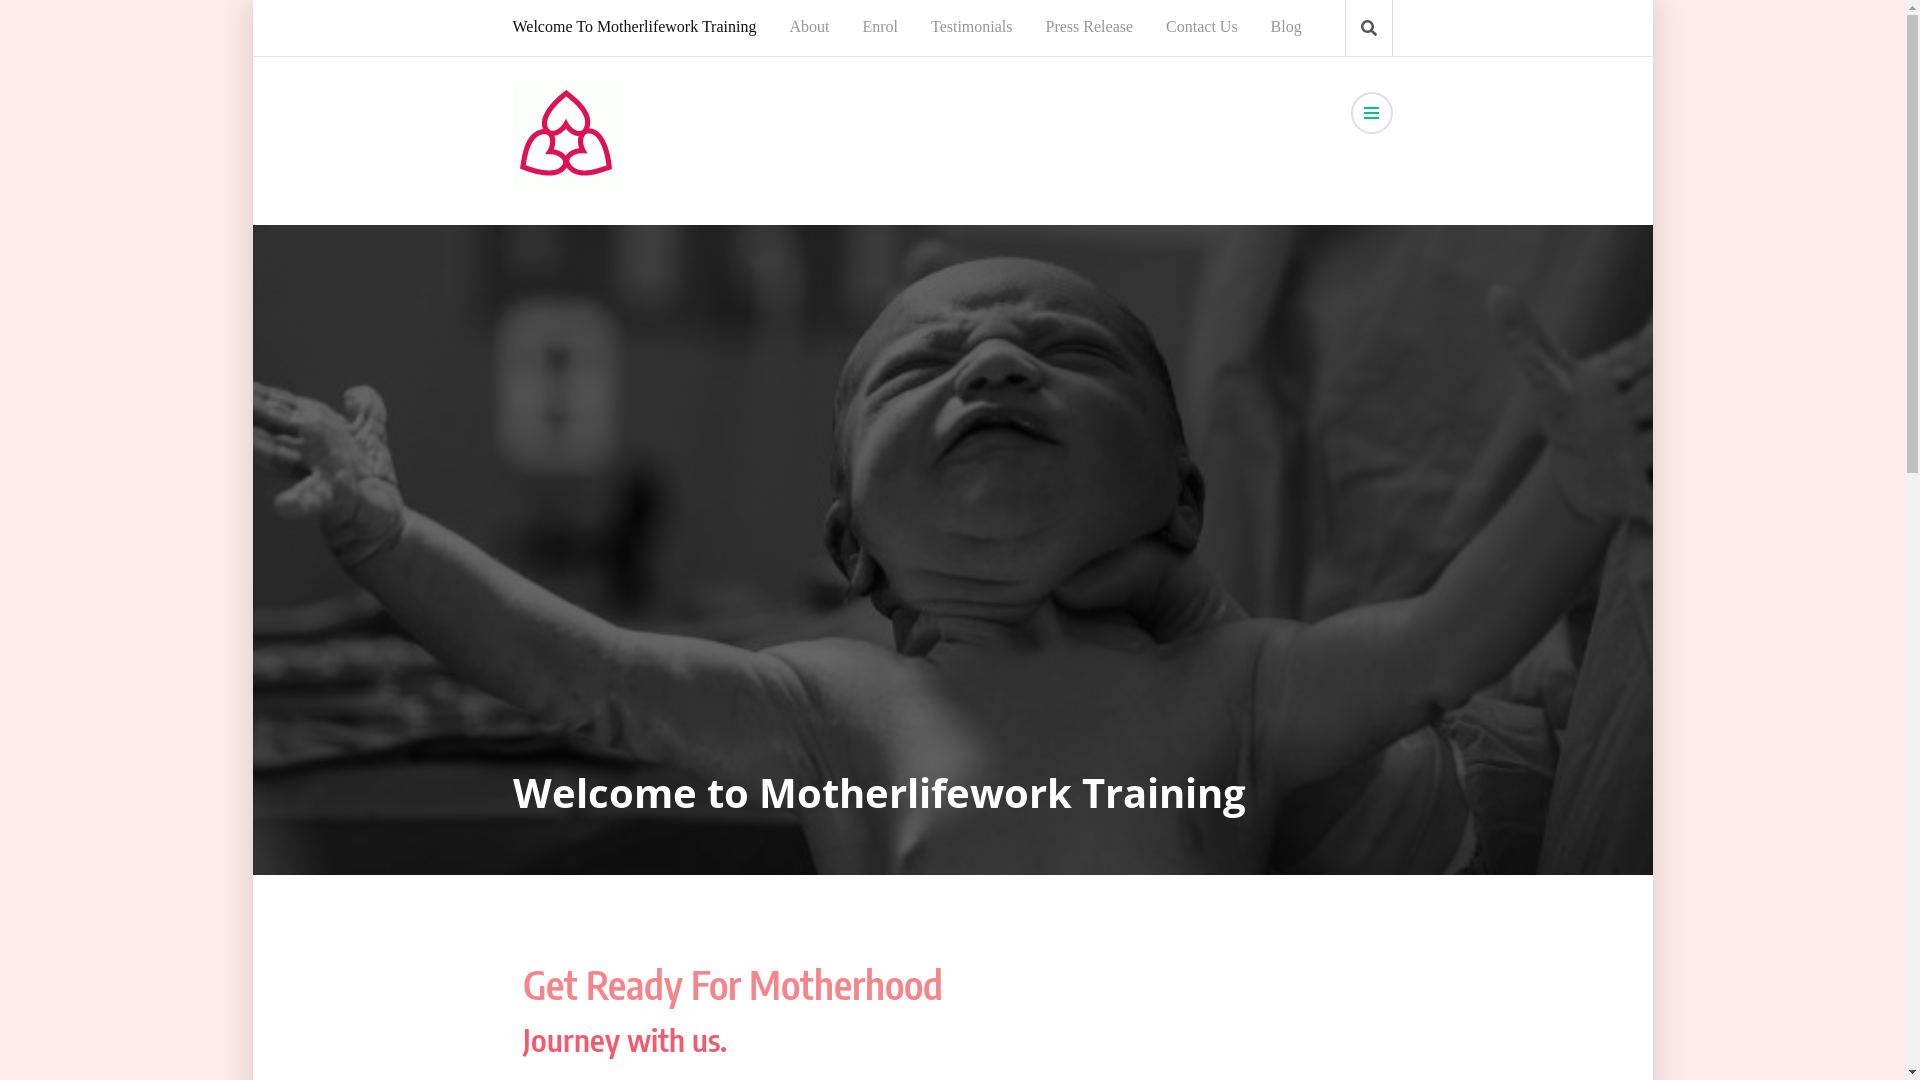 This screenshot has height=1080, width=1920. I want to click on 'Welcome To Motherlifework Training', so click(641, 27).